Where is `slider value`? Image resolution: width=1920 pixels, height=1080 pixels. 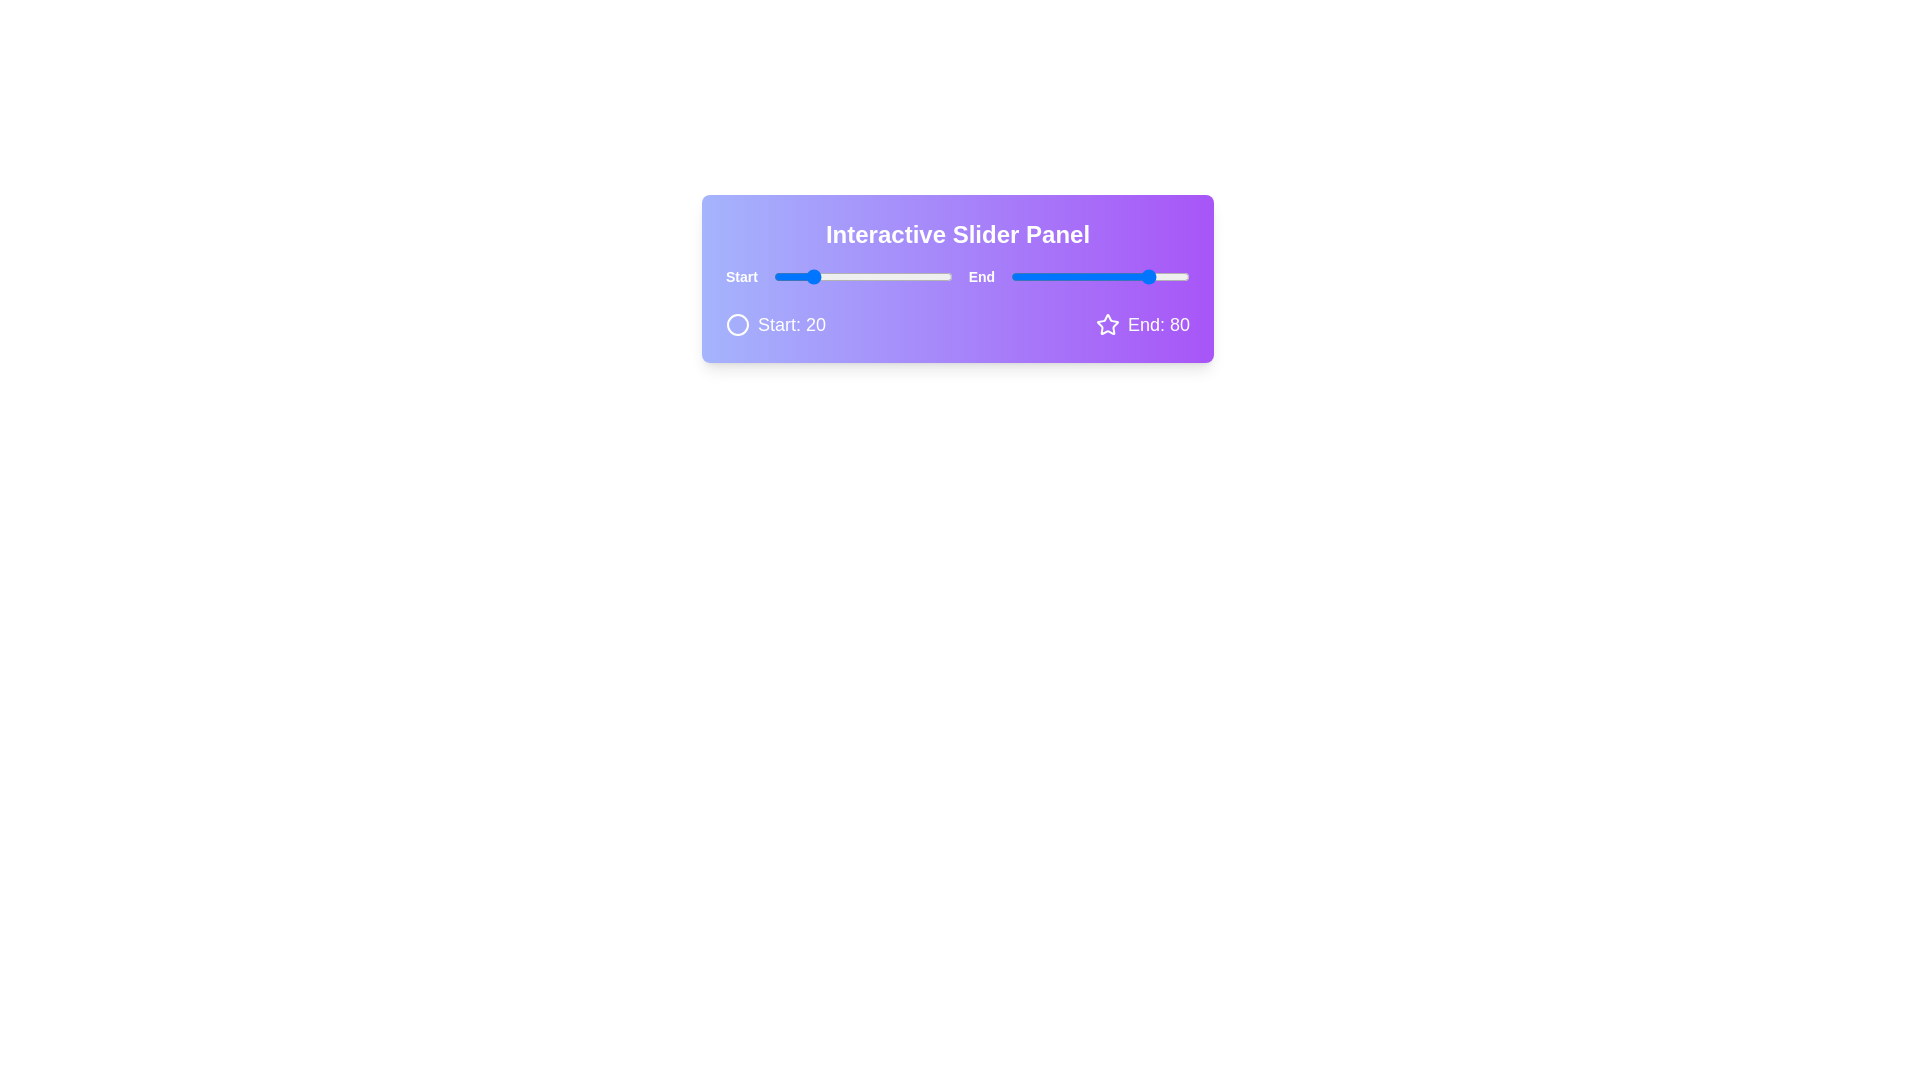 slider value is located at coordinates (892, 277).